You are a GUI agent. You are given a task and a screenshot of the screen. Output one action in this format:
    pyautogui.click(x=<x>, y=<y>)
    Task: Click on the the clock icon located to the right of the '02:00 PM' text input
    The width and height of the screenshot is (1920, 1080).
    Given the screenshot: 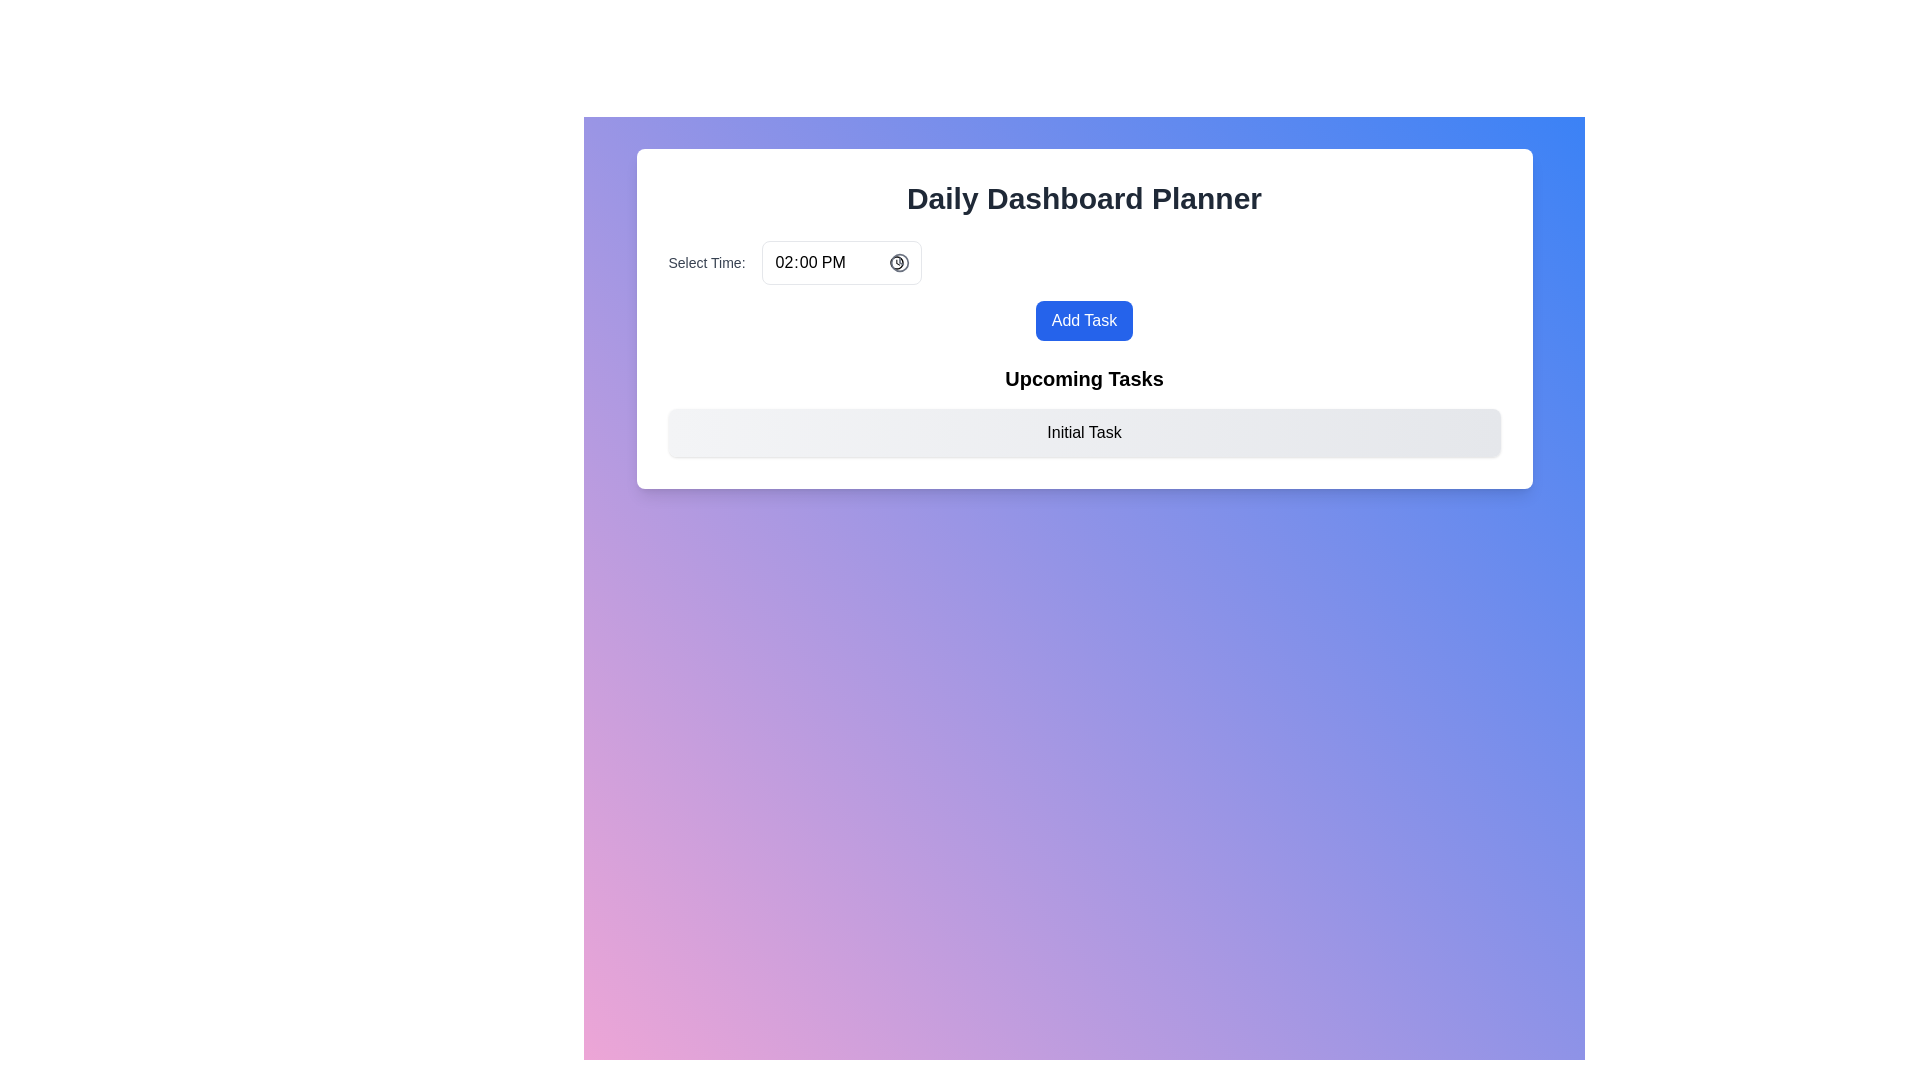 What is the action you would take?
    pyautogui.click(x=898, y=261)
    